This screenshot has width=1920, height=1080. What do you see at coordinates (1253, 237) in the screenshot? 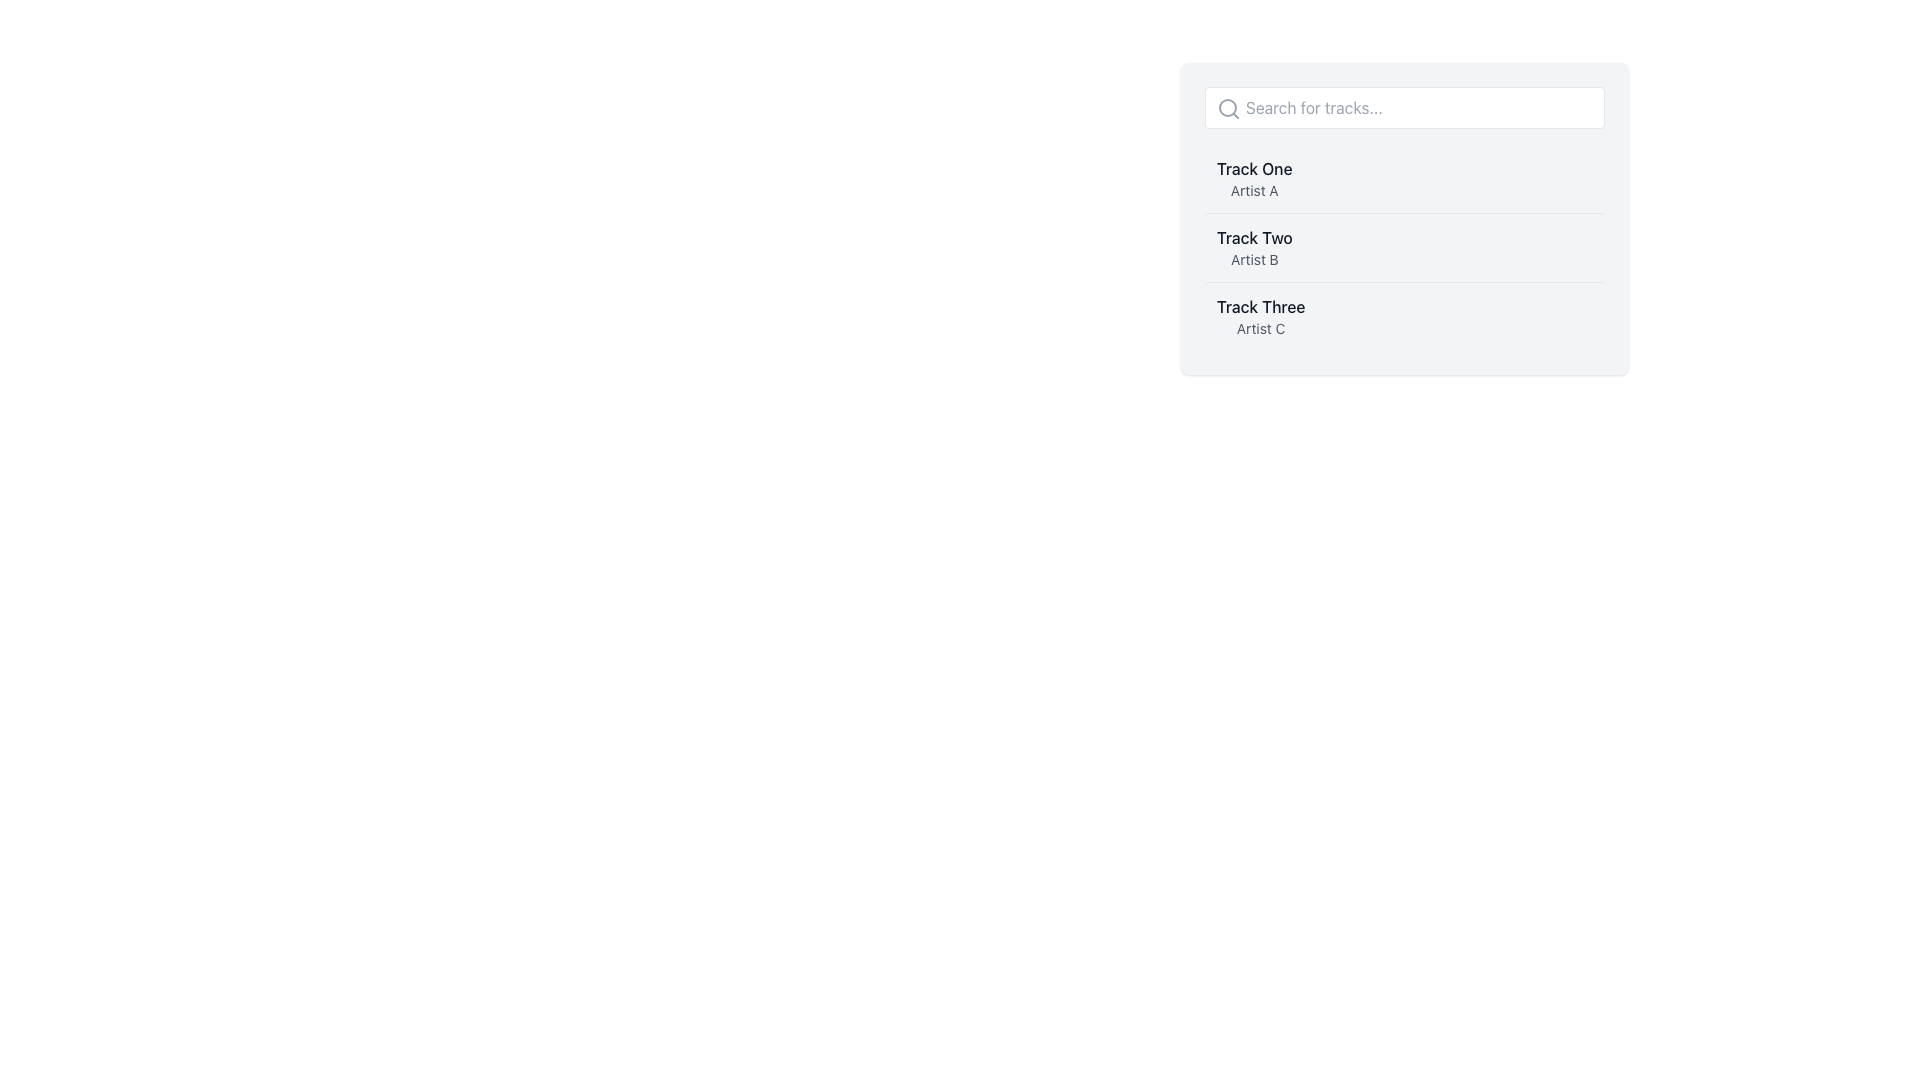
I see `the static text label 'Track Two', which is styled with a medium font weight and dark gray color, positioned in the middle of a vertical list` at bounding box center [1253, 237].